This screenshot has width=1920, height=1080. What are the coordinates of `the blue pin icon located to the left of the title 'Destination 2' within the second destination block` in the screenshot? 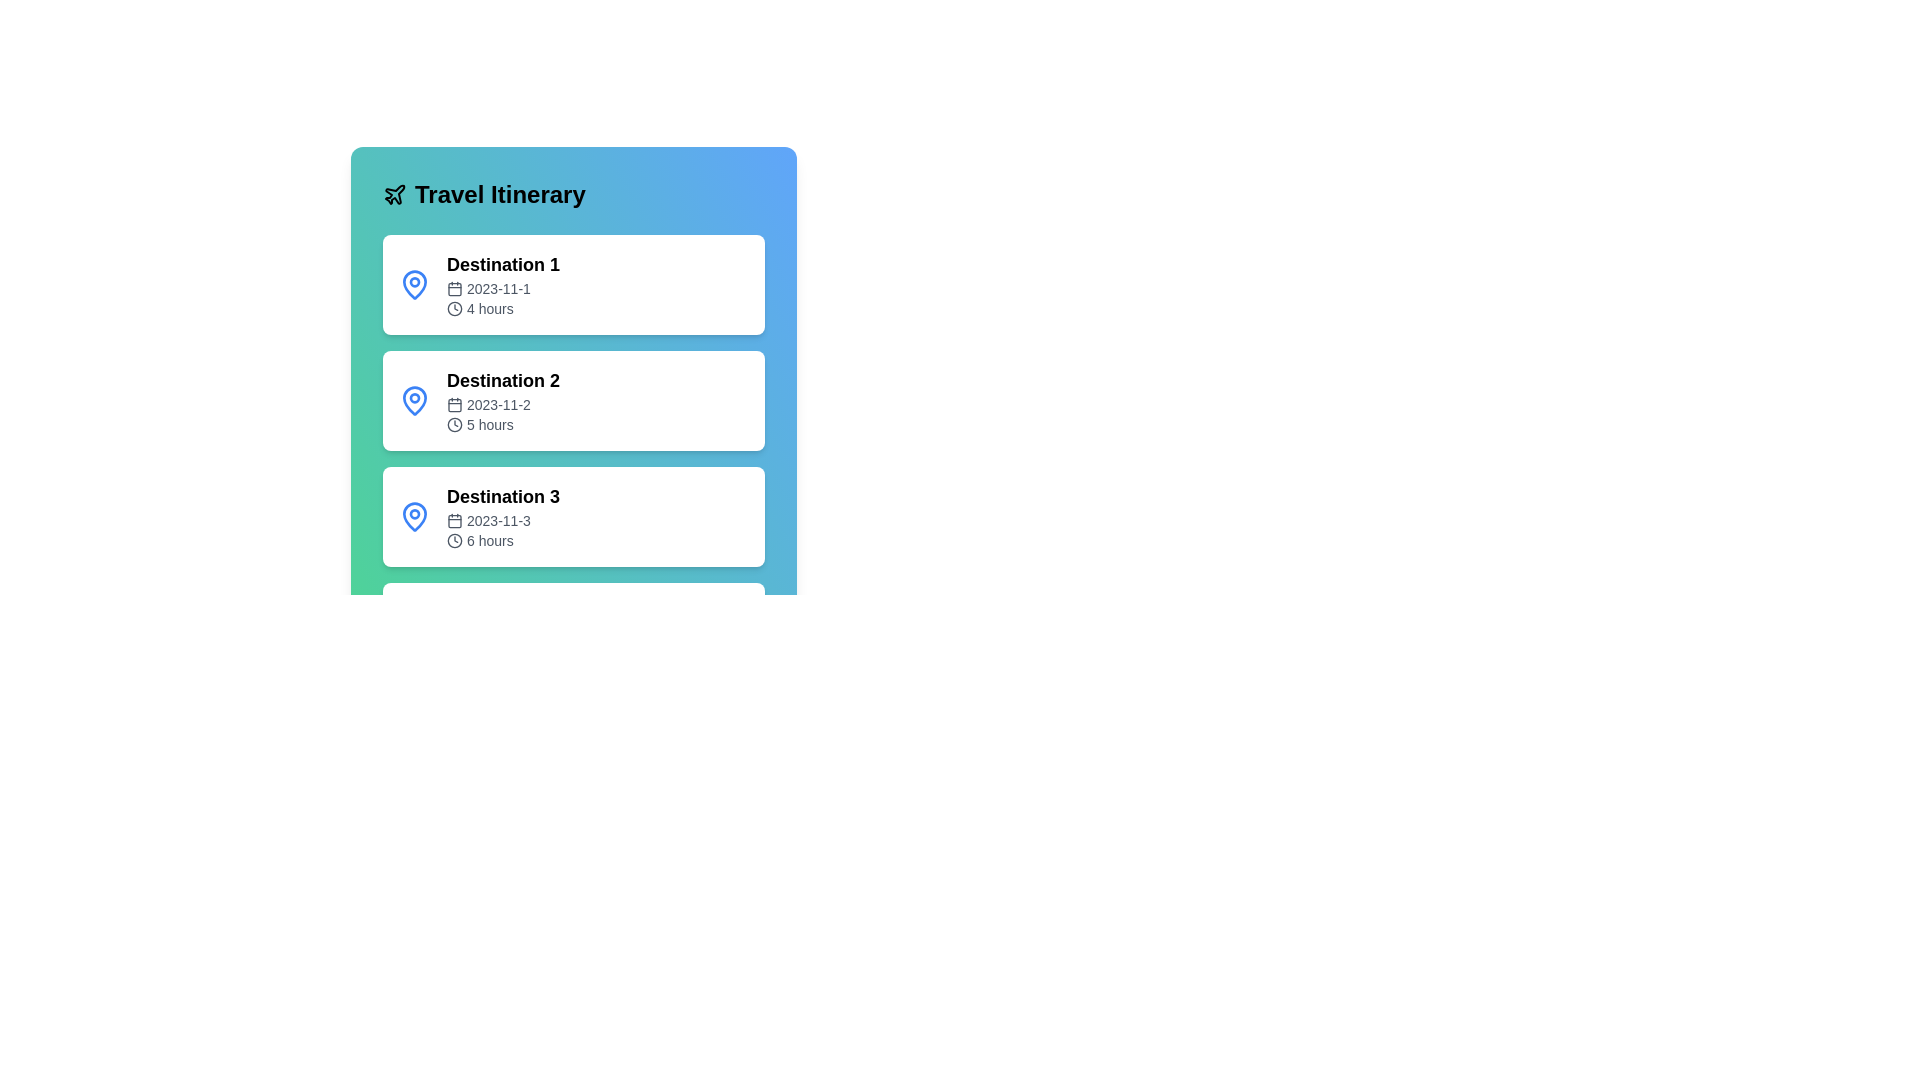 It's located at (413, 400).